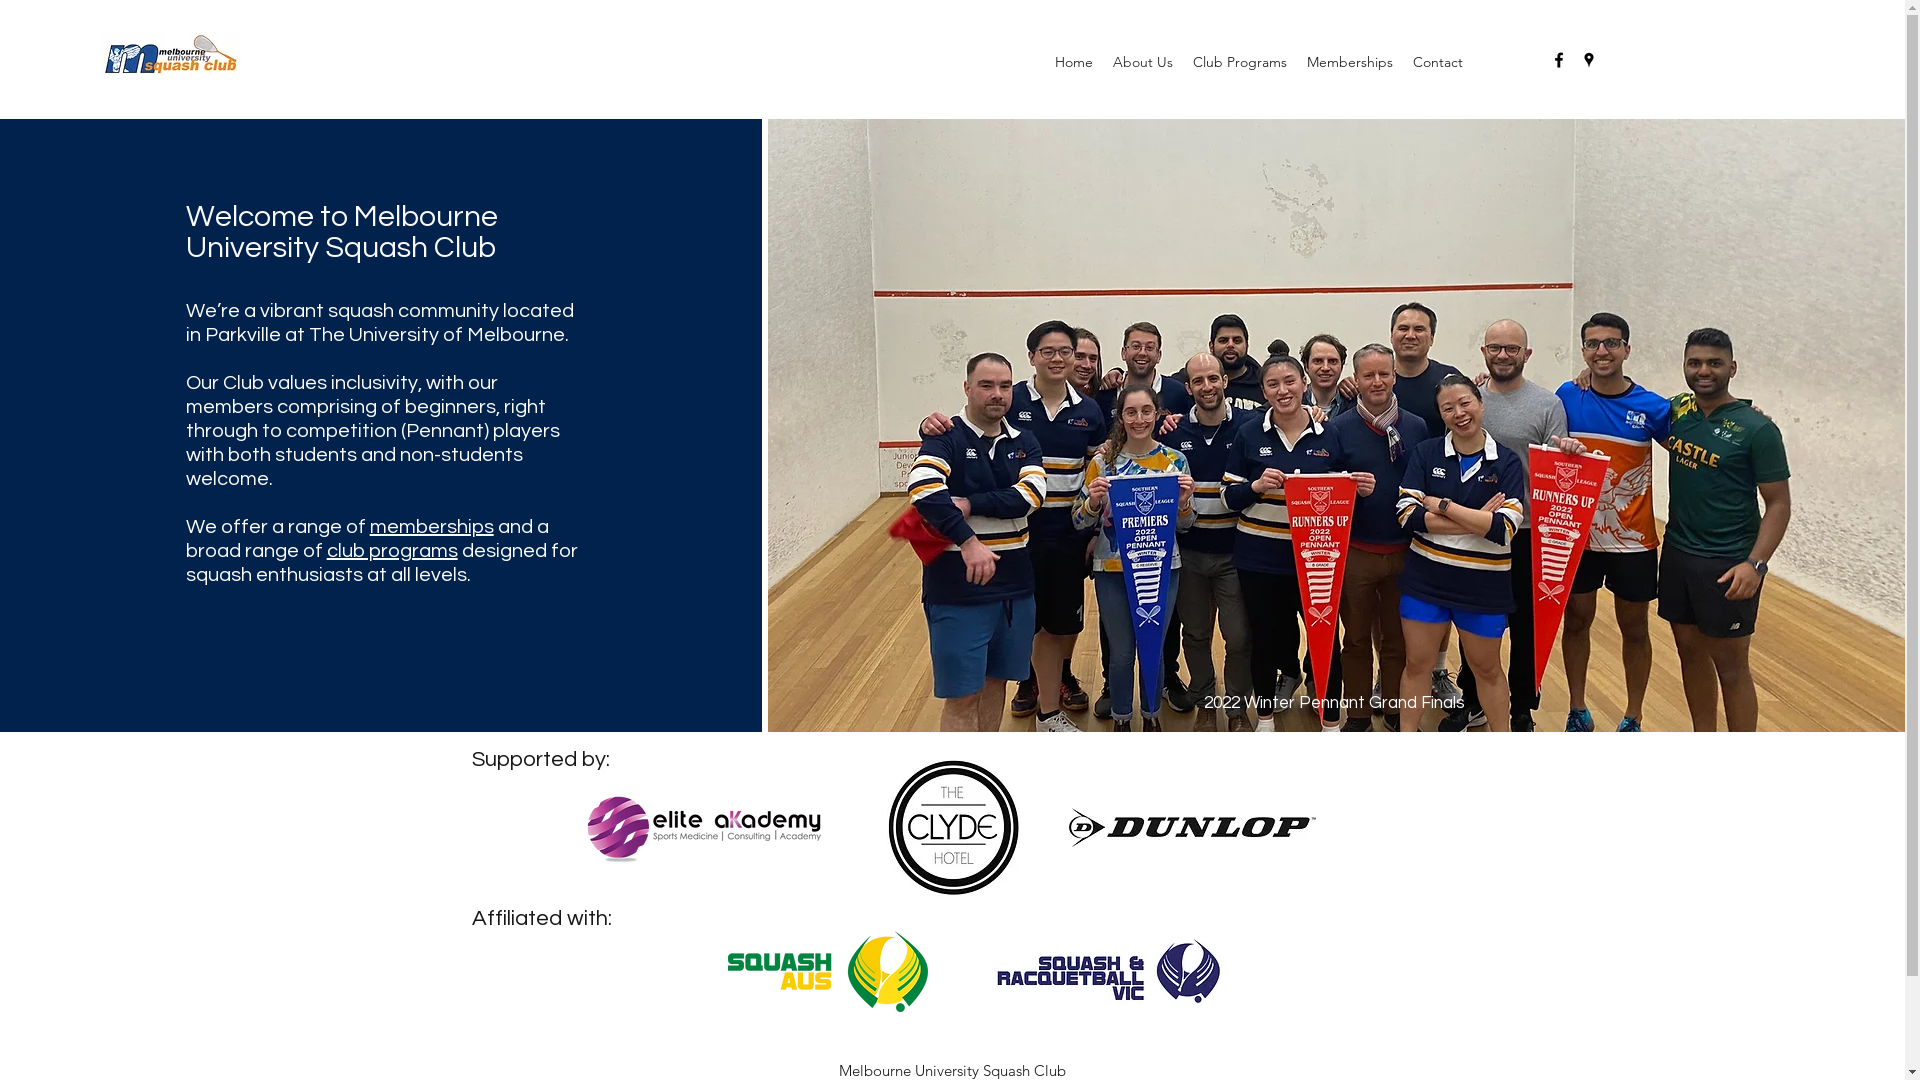  What do you see at coordinates (431, 526) in the screenshot?
I see `'memberships'` at bounding box center [431, 526].